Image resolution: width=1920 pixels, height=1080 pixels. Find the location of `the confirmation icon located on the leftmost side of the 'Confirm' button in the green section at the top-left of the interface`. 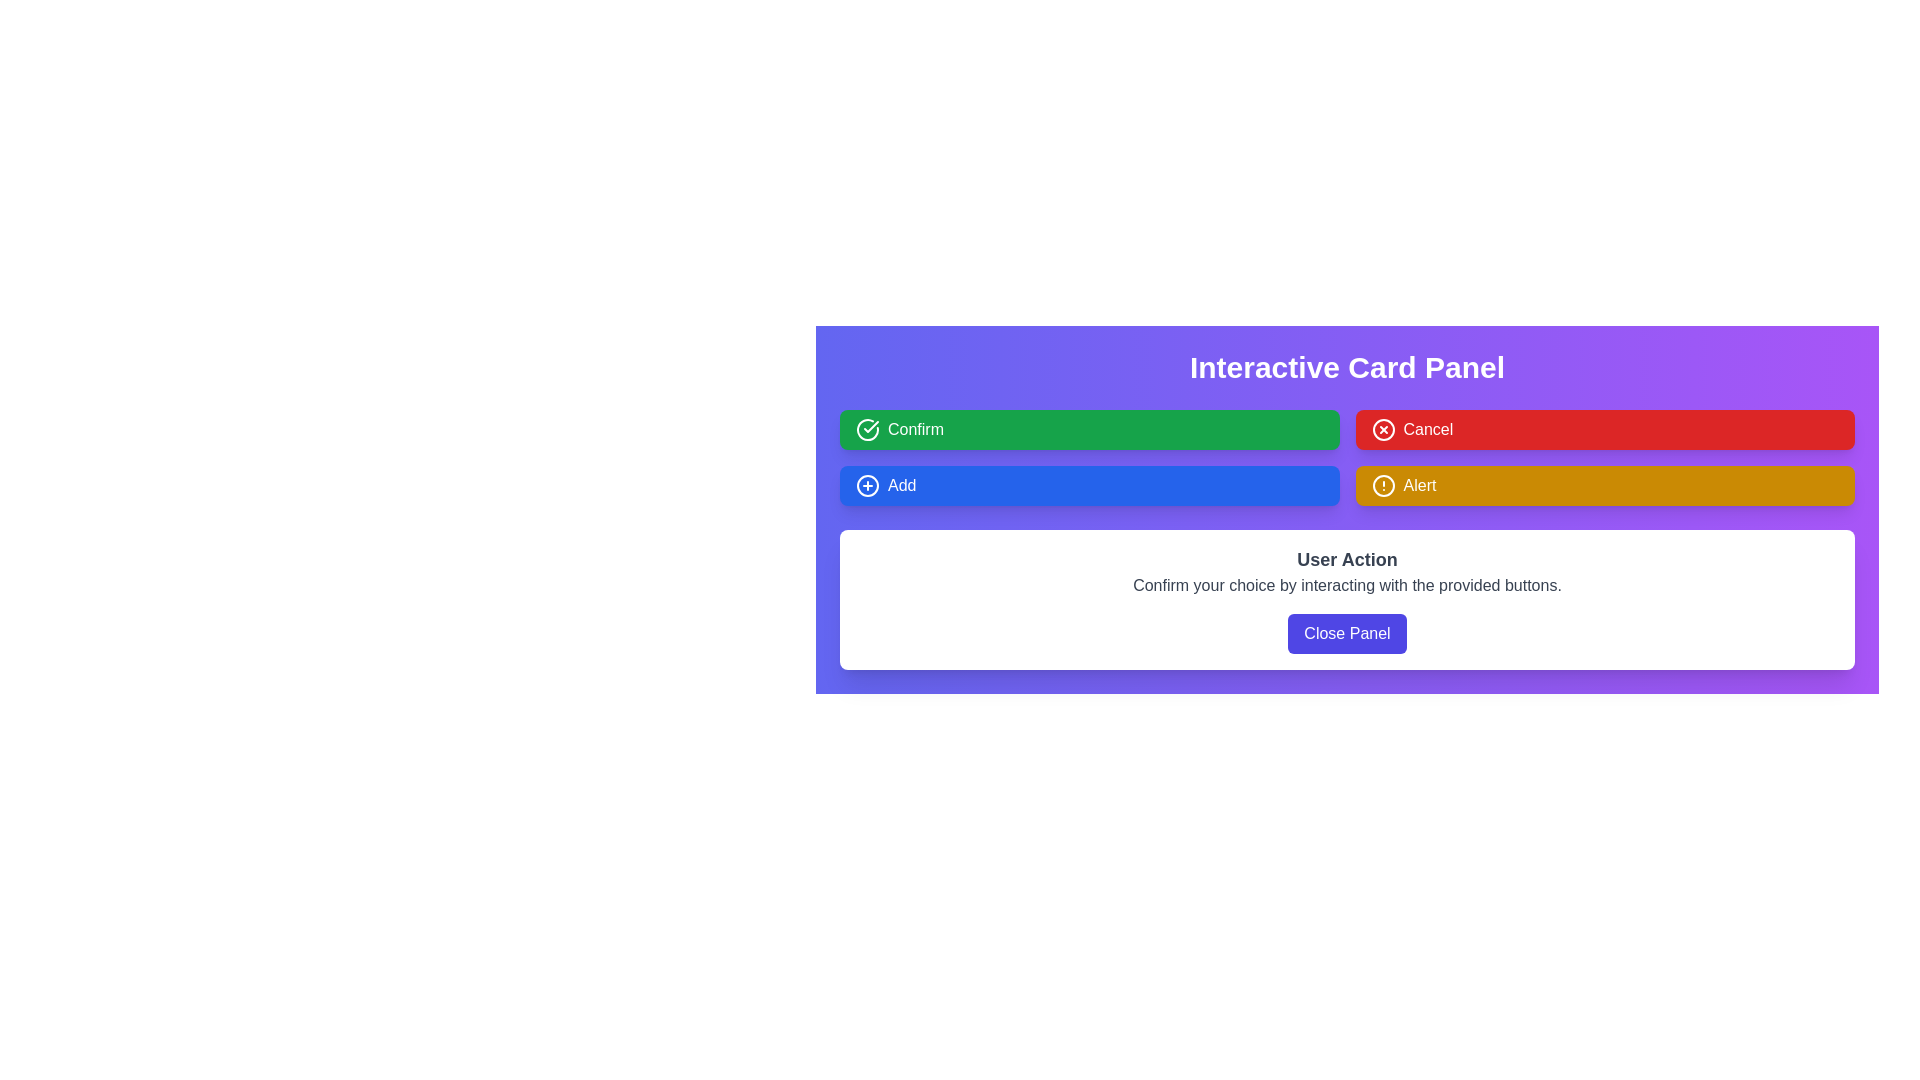

the confirmation icon located on the leftmost side of the 'Confirm' button in the green section at the top-left of the interface is located at coordinates (868, 428).